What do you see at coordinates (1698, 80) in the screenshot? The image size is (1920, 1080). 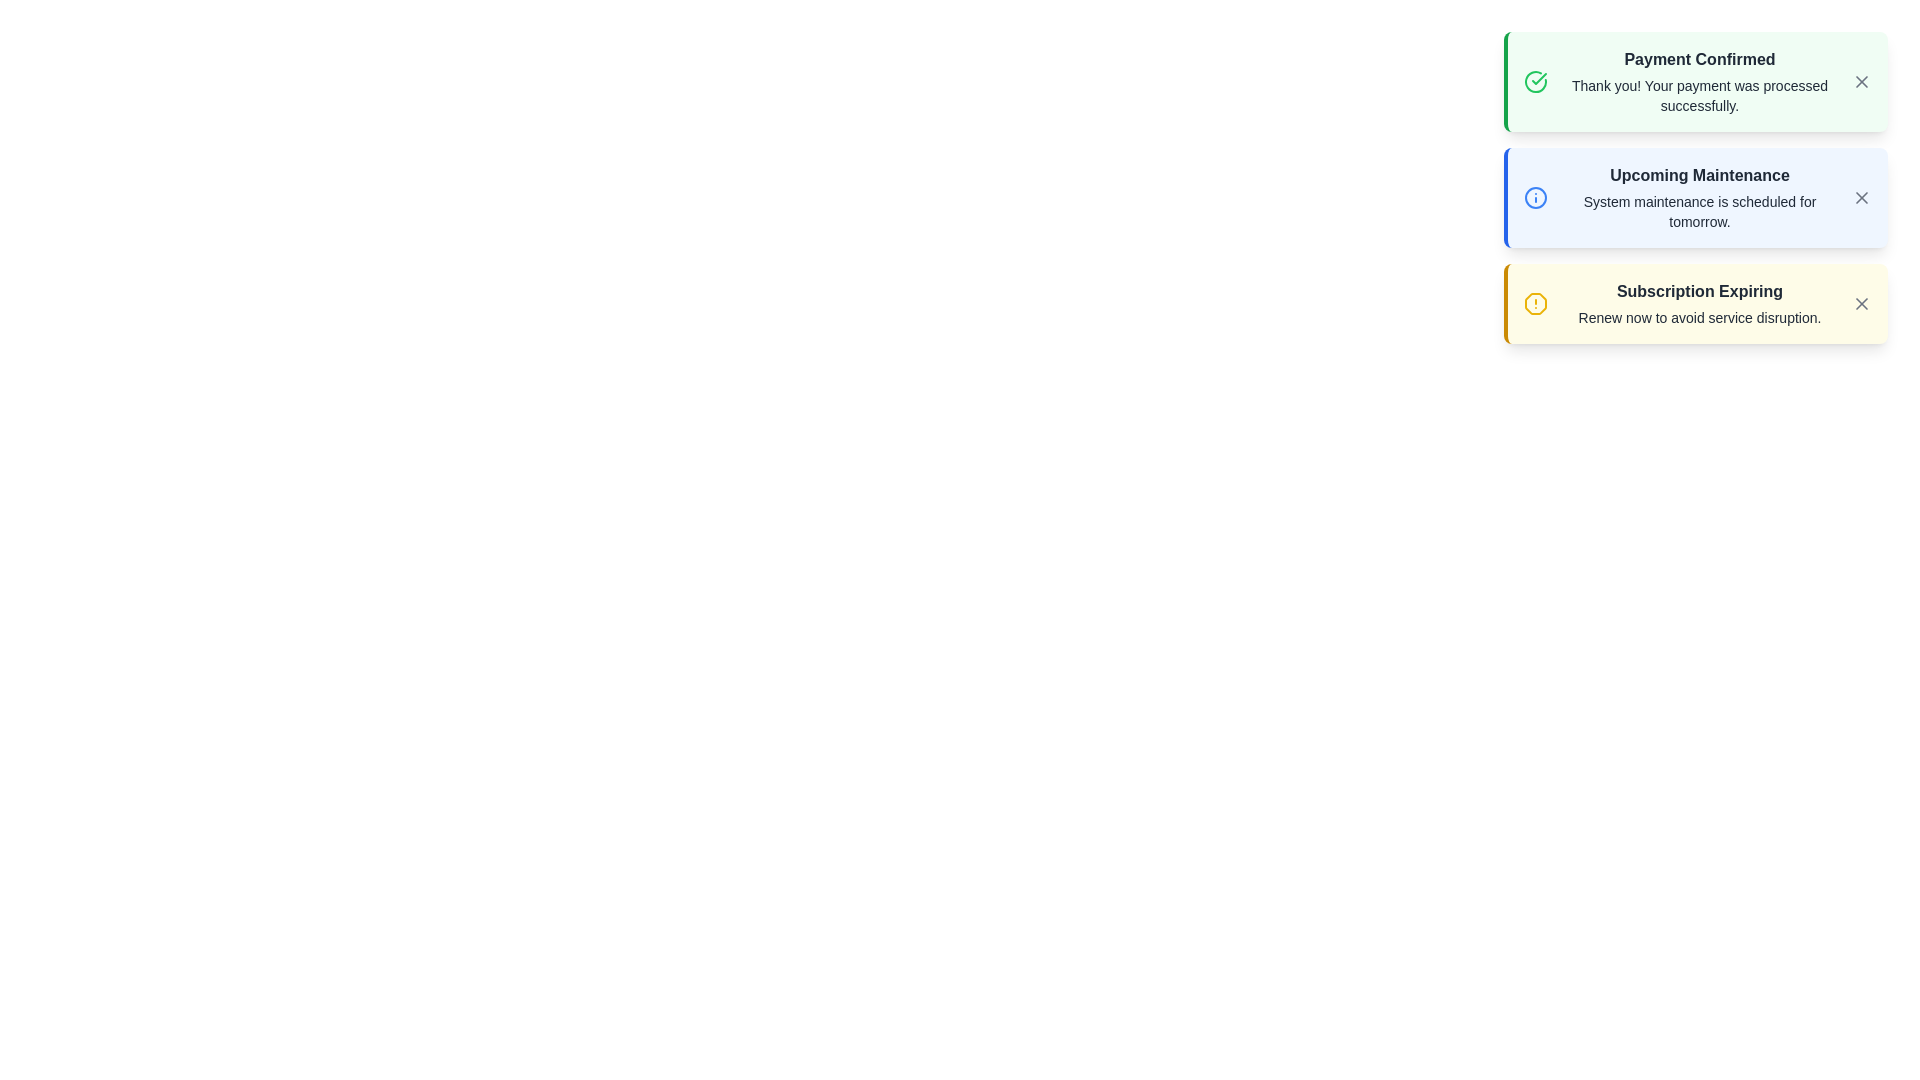 I see `the content of the notification titled Payment Confirmed` at bounding box center [1698, 80].